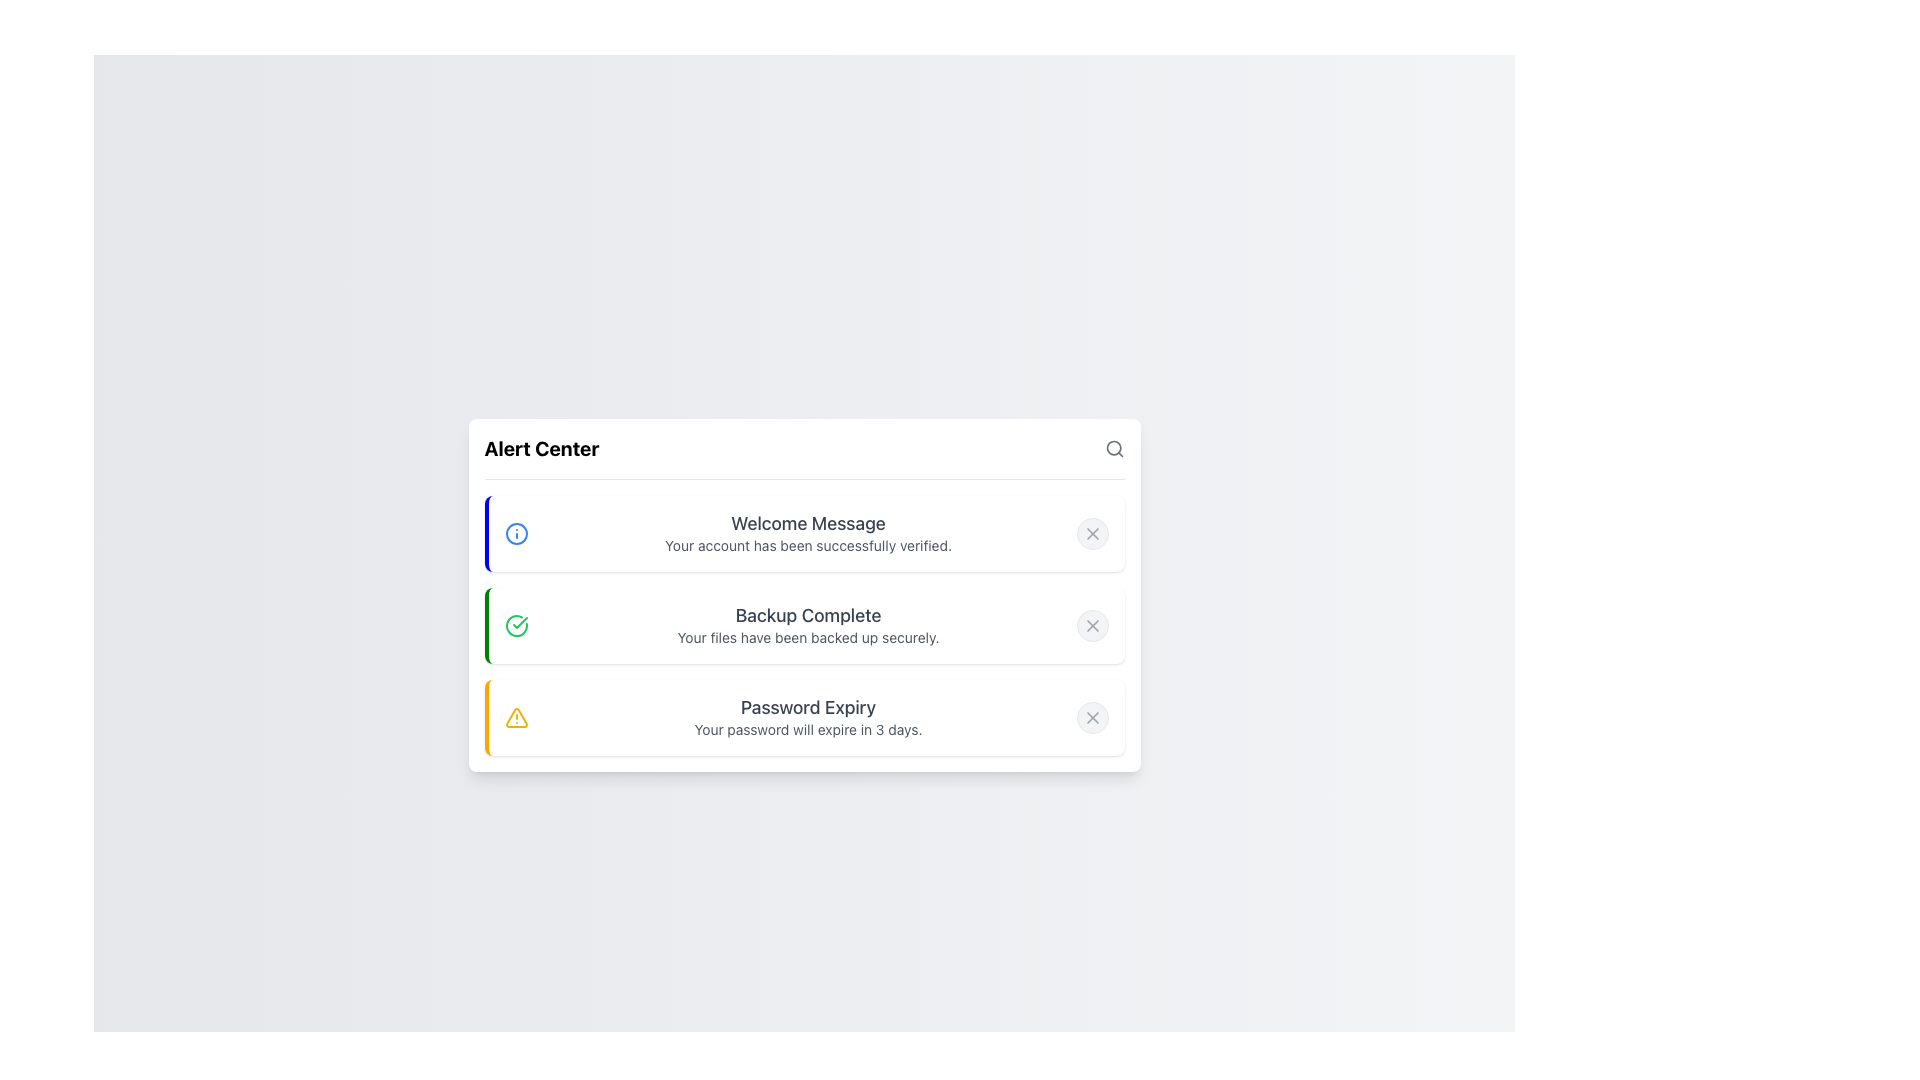 The height and width of the screenshot is (1080, 1920). Describe the element at coordinates (1091, 532) in the screenshot. I see `the 'X' icon within the dismiss button for the 'Welcome Message' notification, located in the first row of the 'Alert Center'` at that location.